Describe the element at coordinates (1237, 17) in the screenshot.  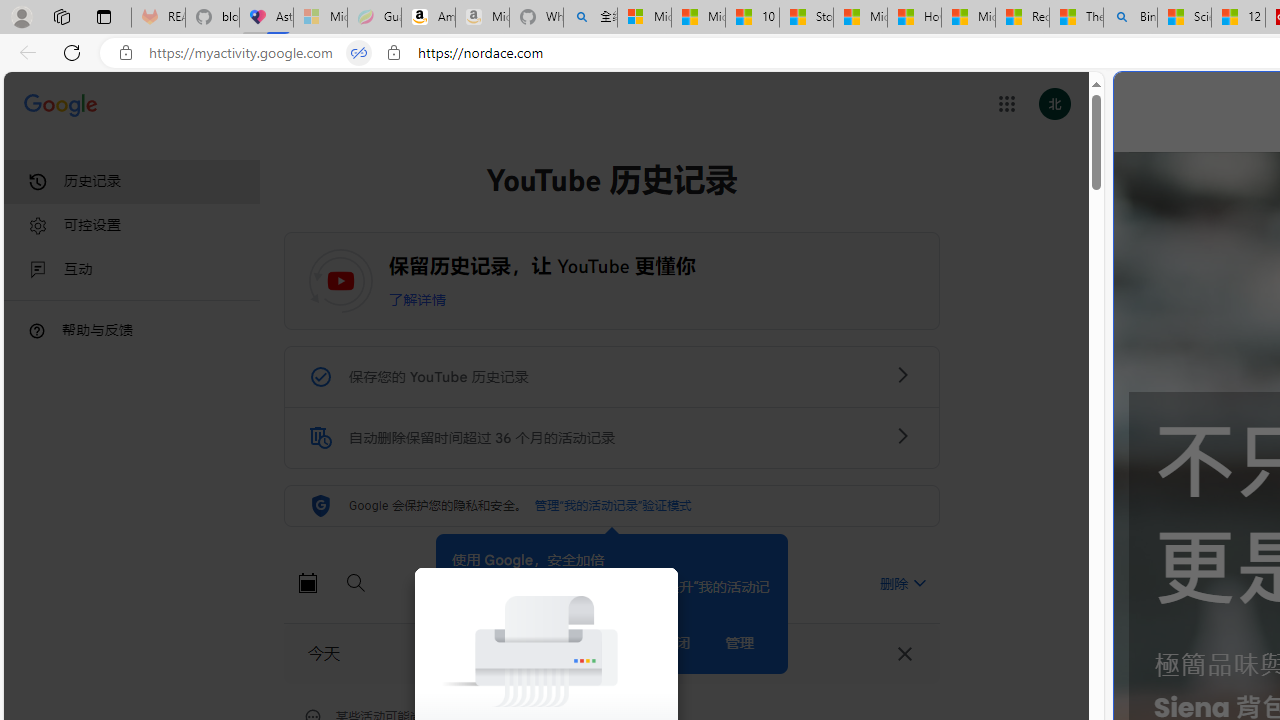
I see `'12 Popular Science Lies that Must be Corrected'` at that location.